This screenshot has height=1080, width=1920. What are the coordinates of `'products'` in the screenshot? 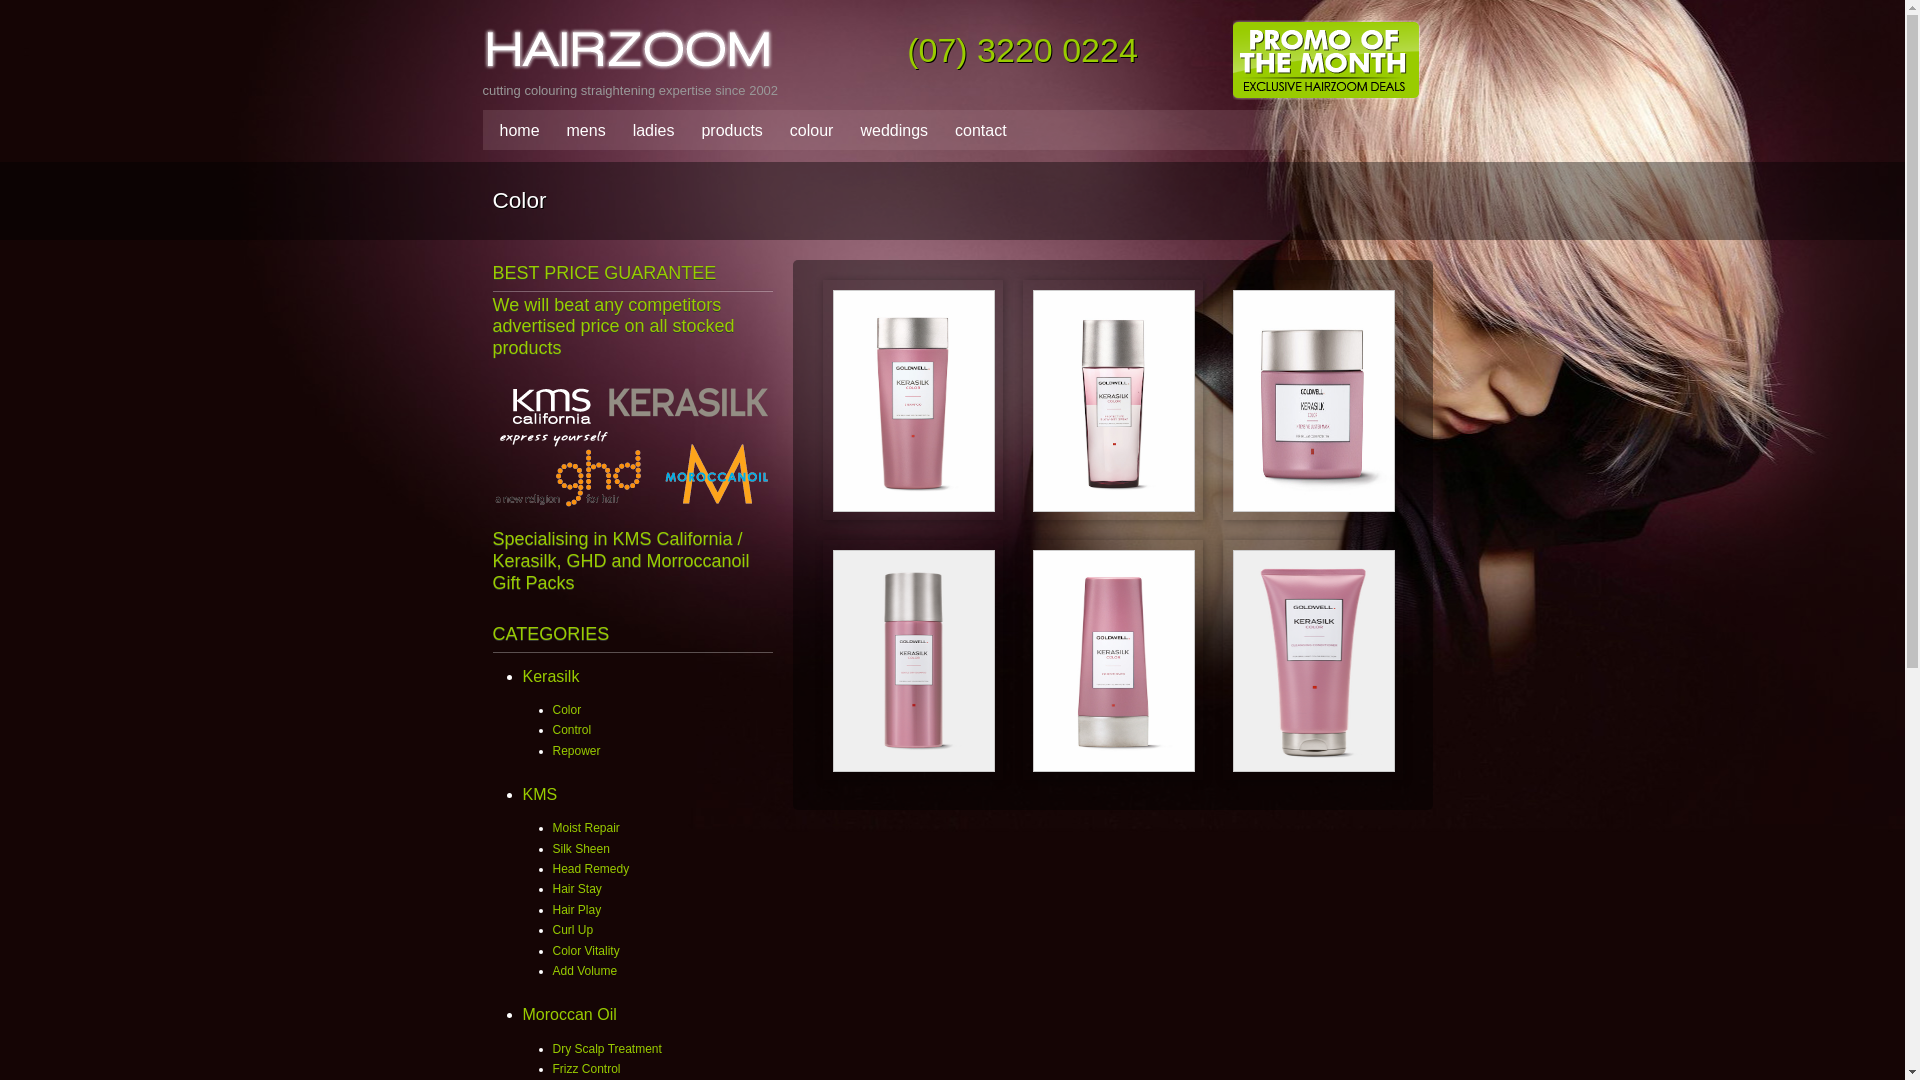 It's located at (725, 131).